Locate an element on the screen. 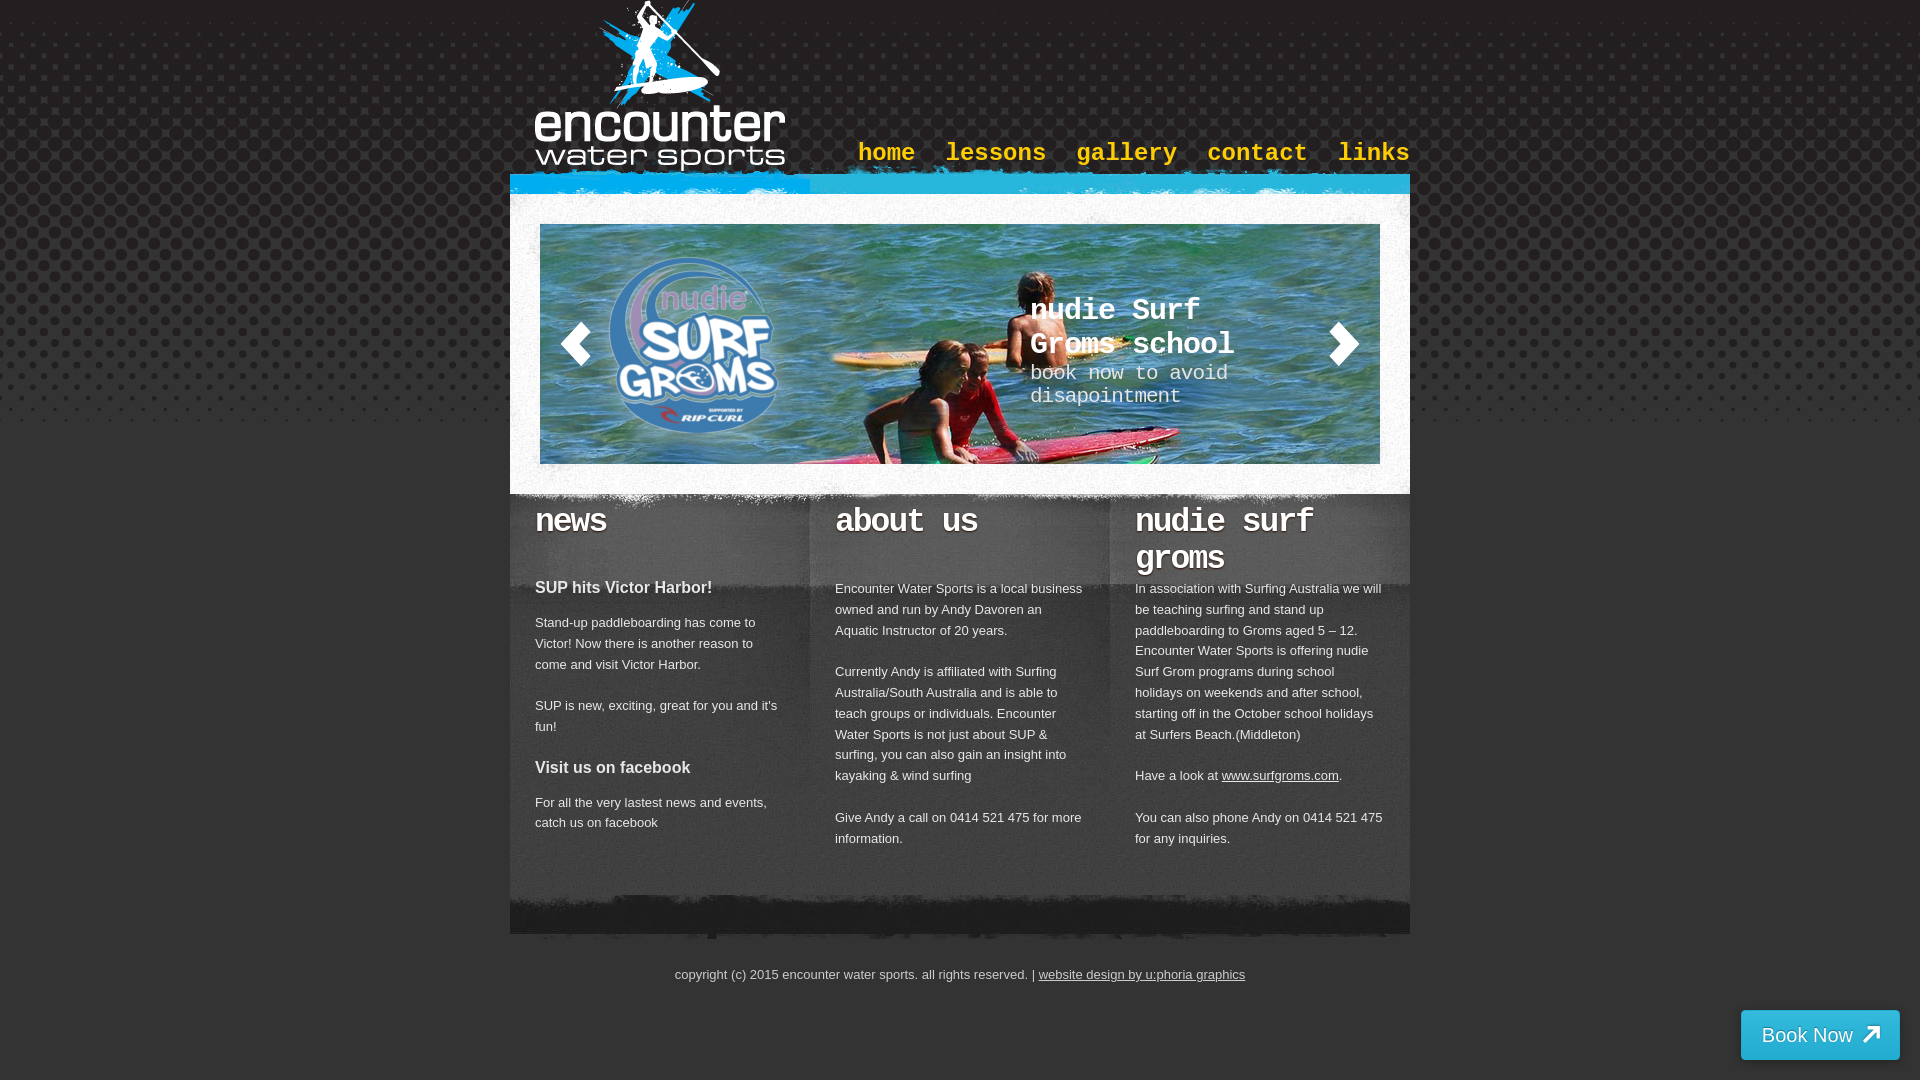 This screenshot has width=1920, height=1080. 'Book Now' is located at coordinates (1820, 1034).